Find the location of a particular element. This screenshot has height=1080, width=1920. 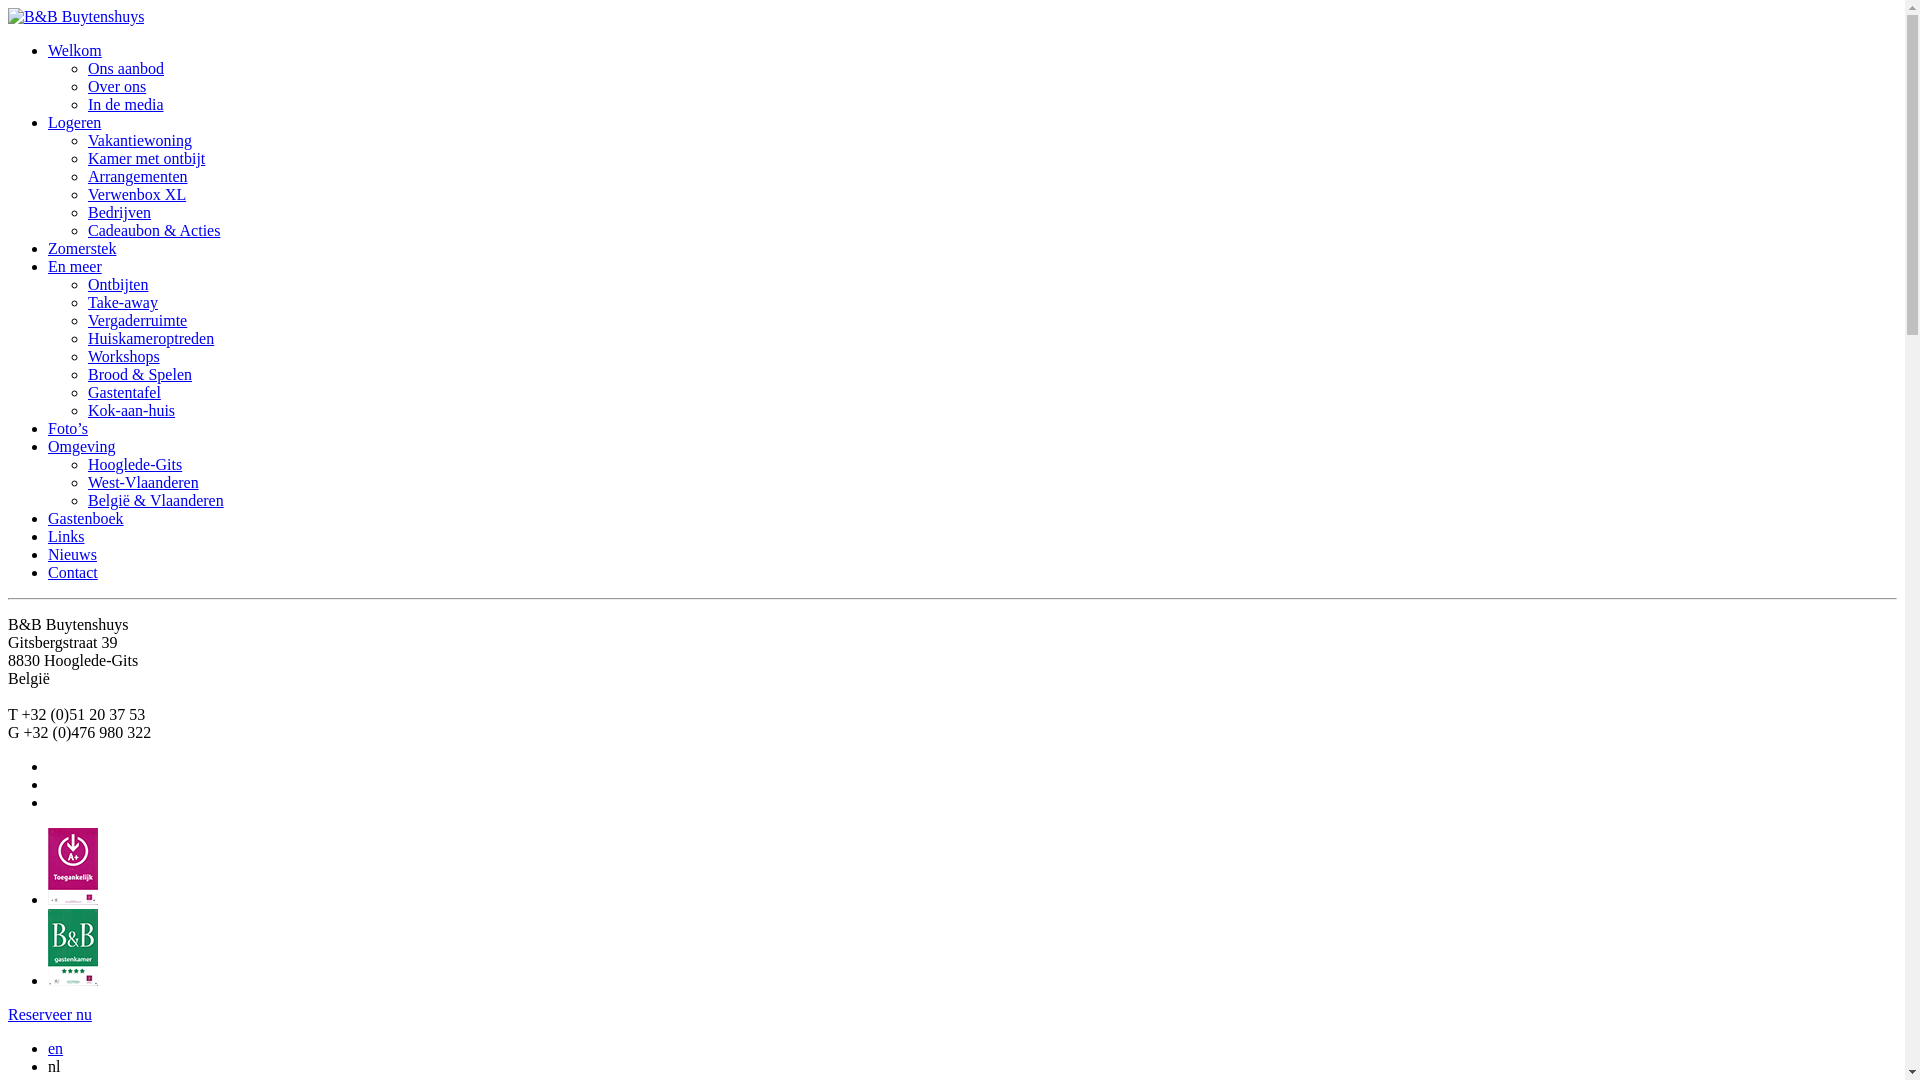

'Logeren' is located at coordinates (74, 122).